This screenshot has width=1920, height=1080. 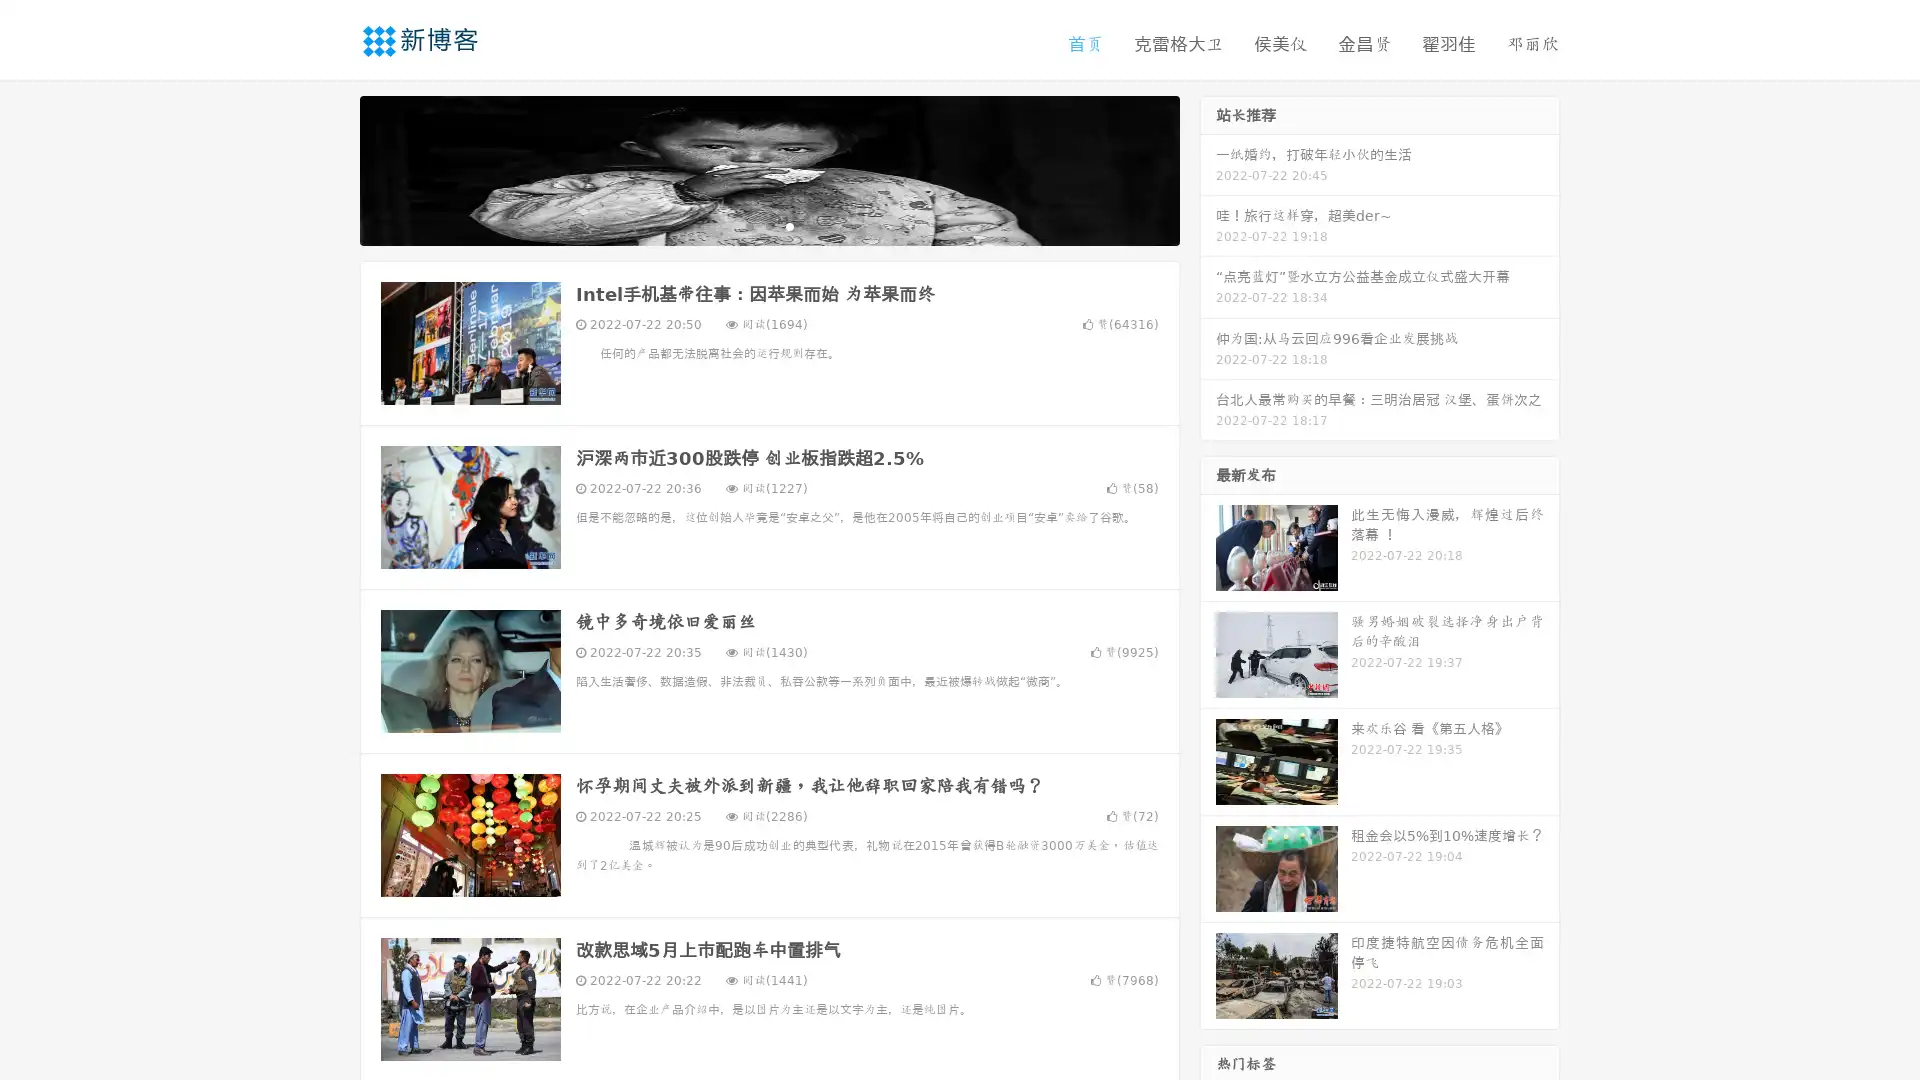 What do you see at coordinates (748, 225) in the screenshot?
I see `Go to slide 1` at bounding box center [748, 225].